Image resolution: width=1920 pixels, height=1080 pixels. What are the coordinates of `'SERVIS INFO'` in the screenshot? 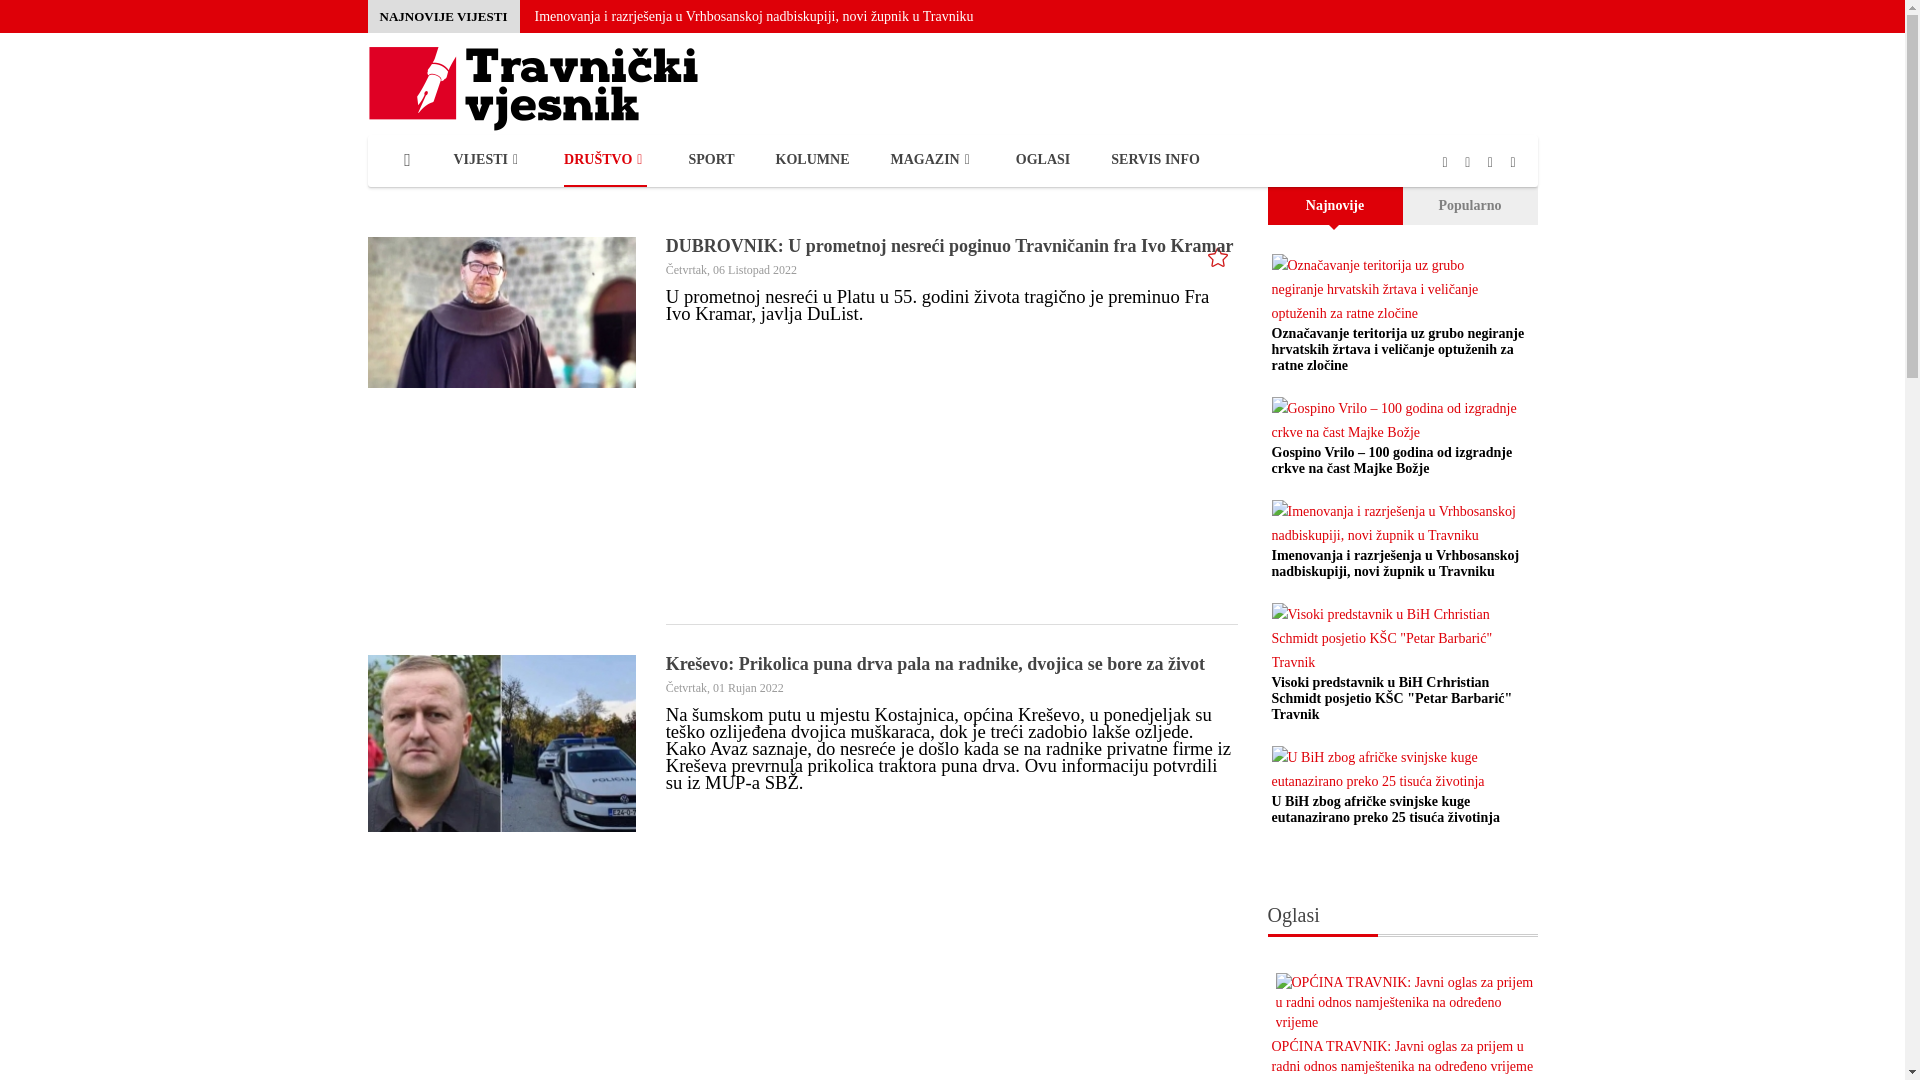 It's located at (1155, 160).